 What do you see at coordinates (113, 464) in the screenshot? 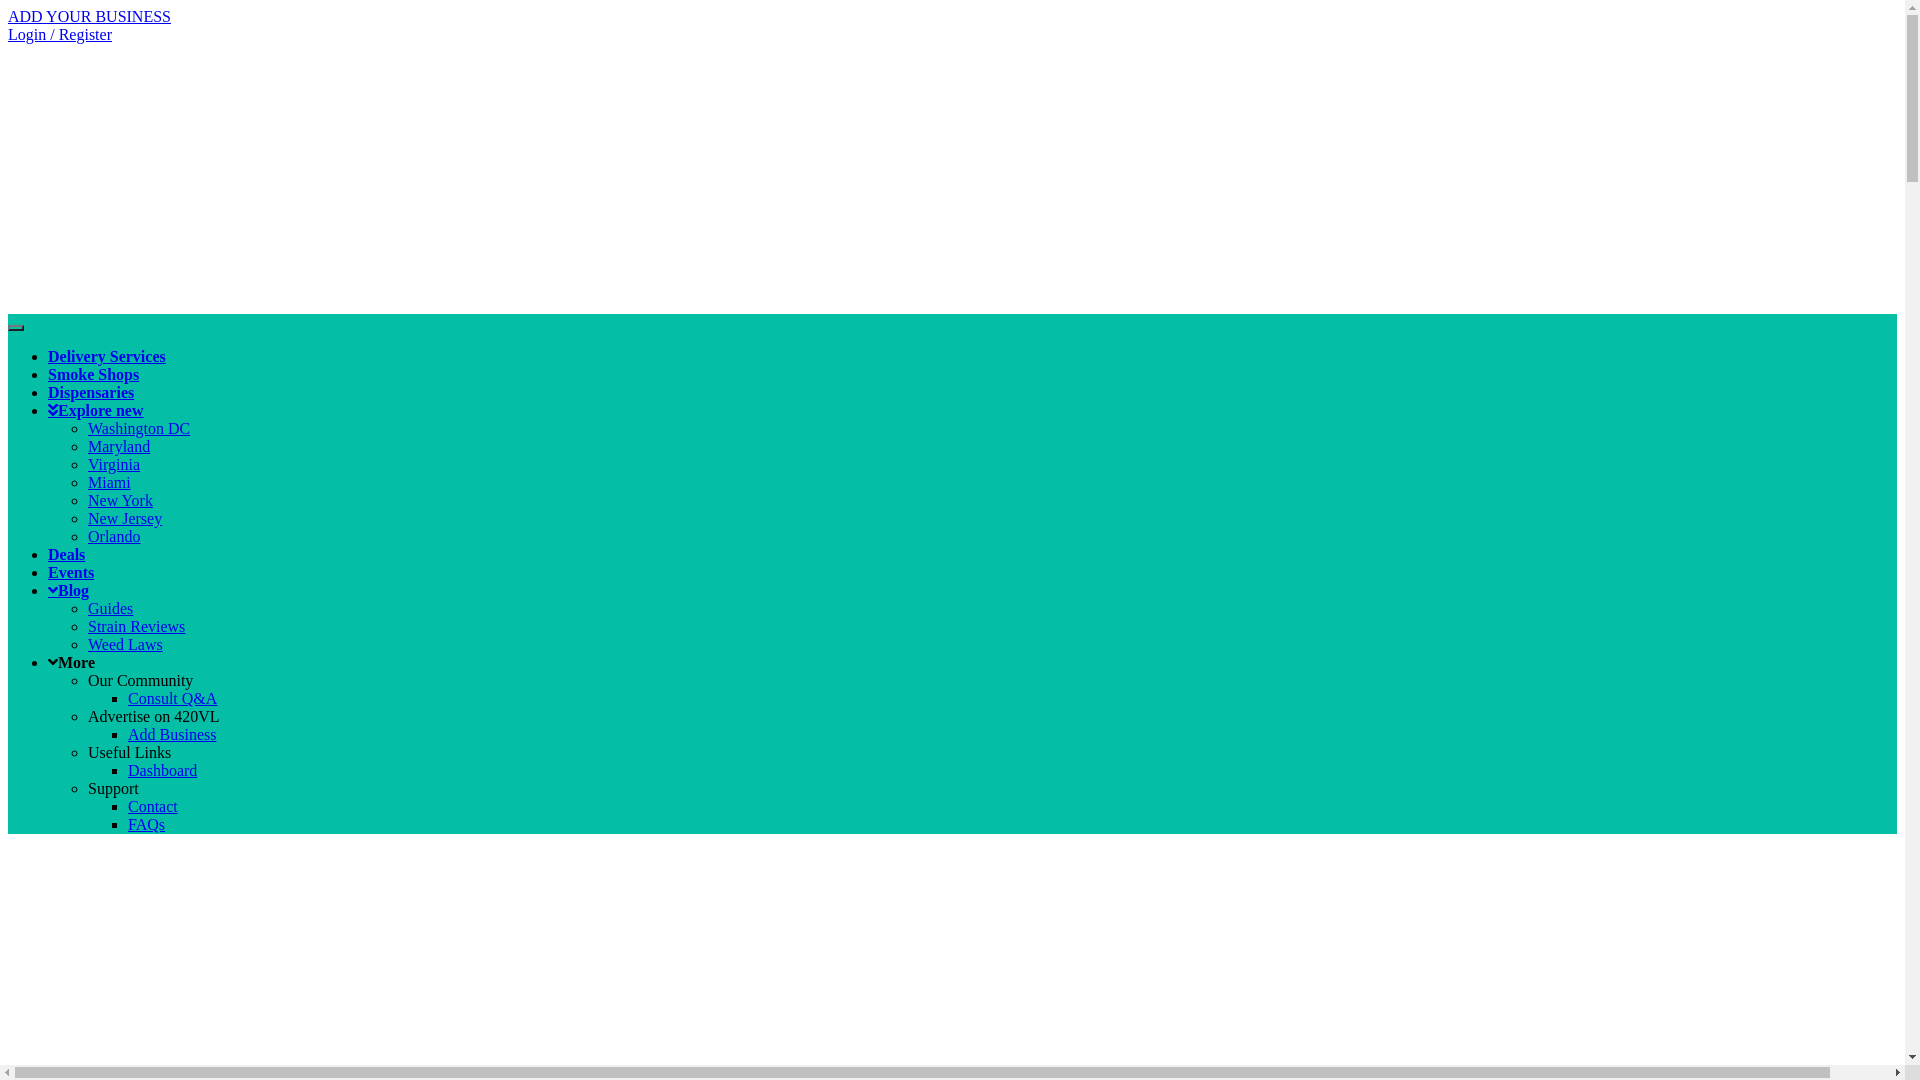
I see `'Virginia'` at bounding box center [113, 464].